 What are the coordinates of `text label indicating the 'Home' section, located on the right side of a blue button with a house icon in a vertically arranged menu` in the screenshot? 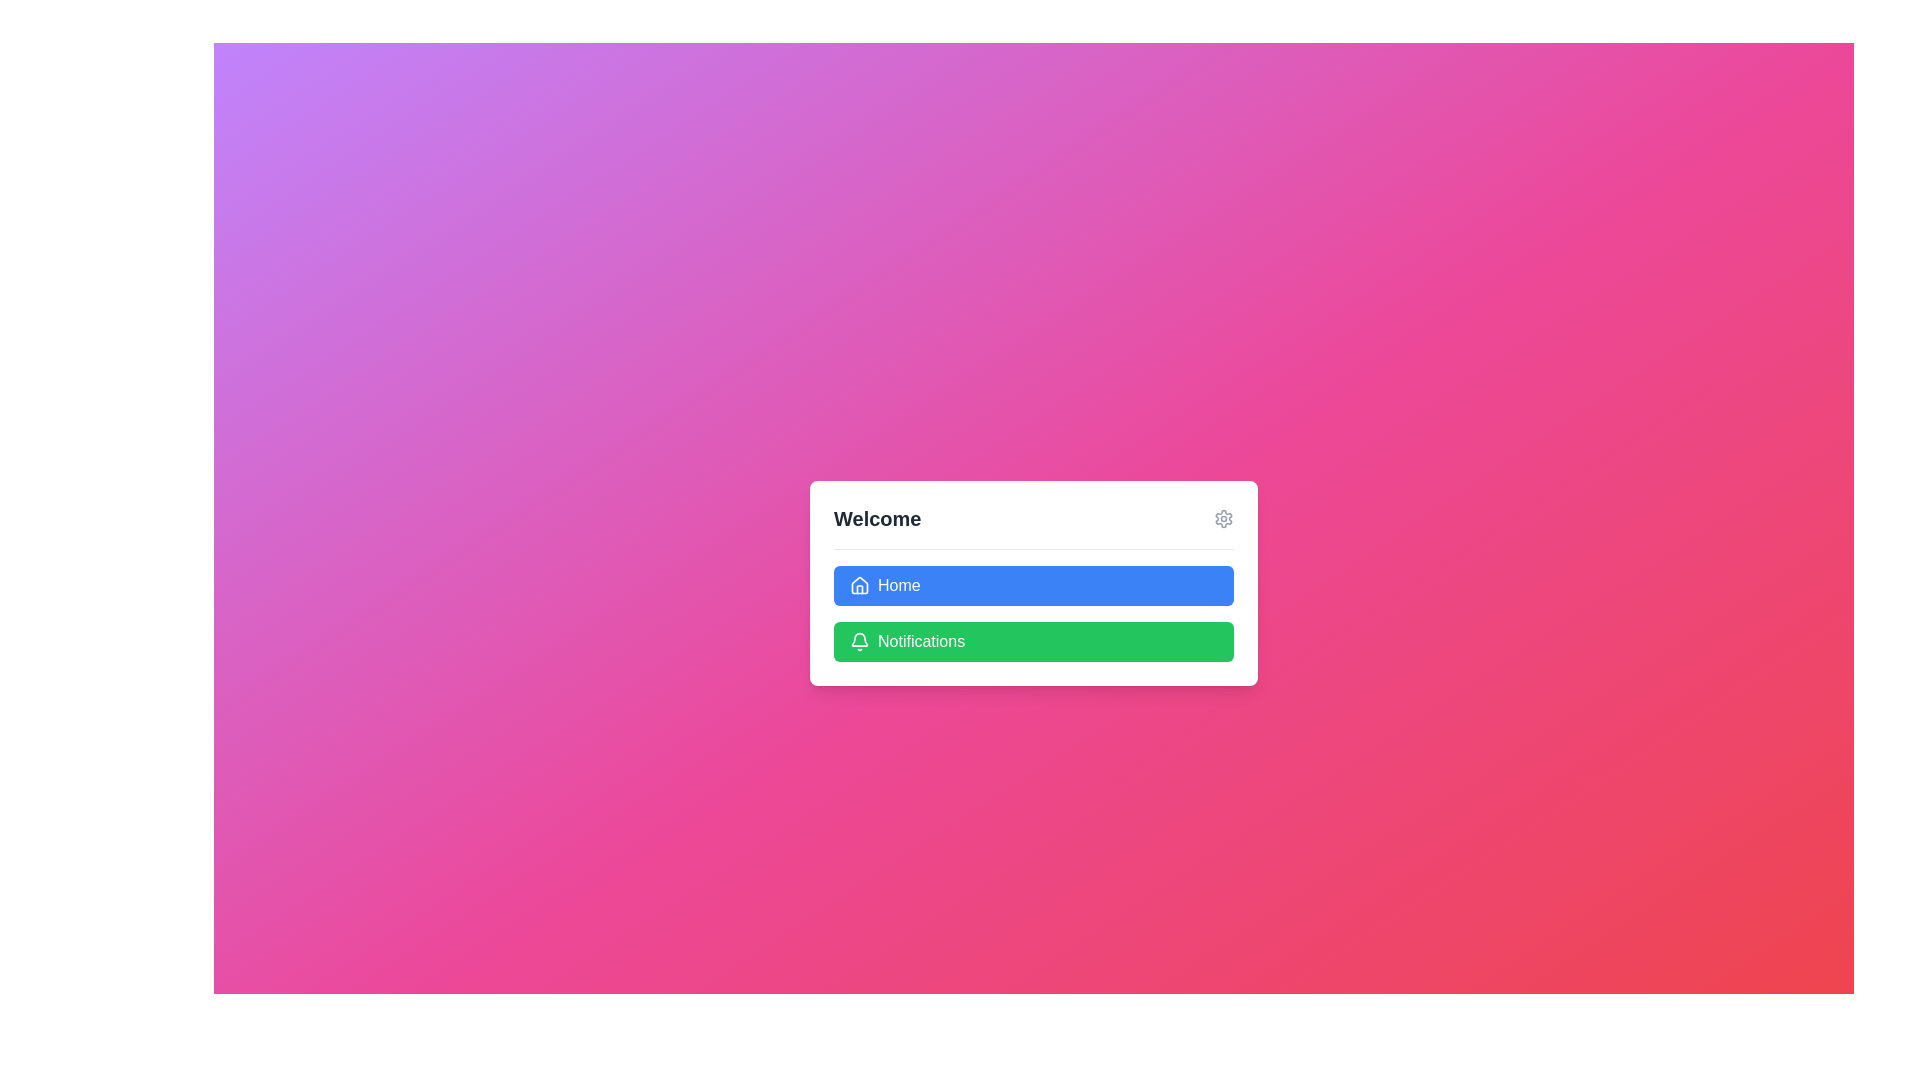 It's located at (898, 585).